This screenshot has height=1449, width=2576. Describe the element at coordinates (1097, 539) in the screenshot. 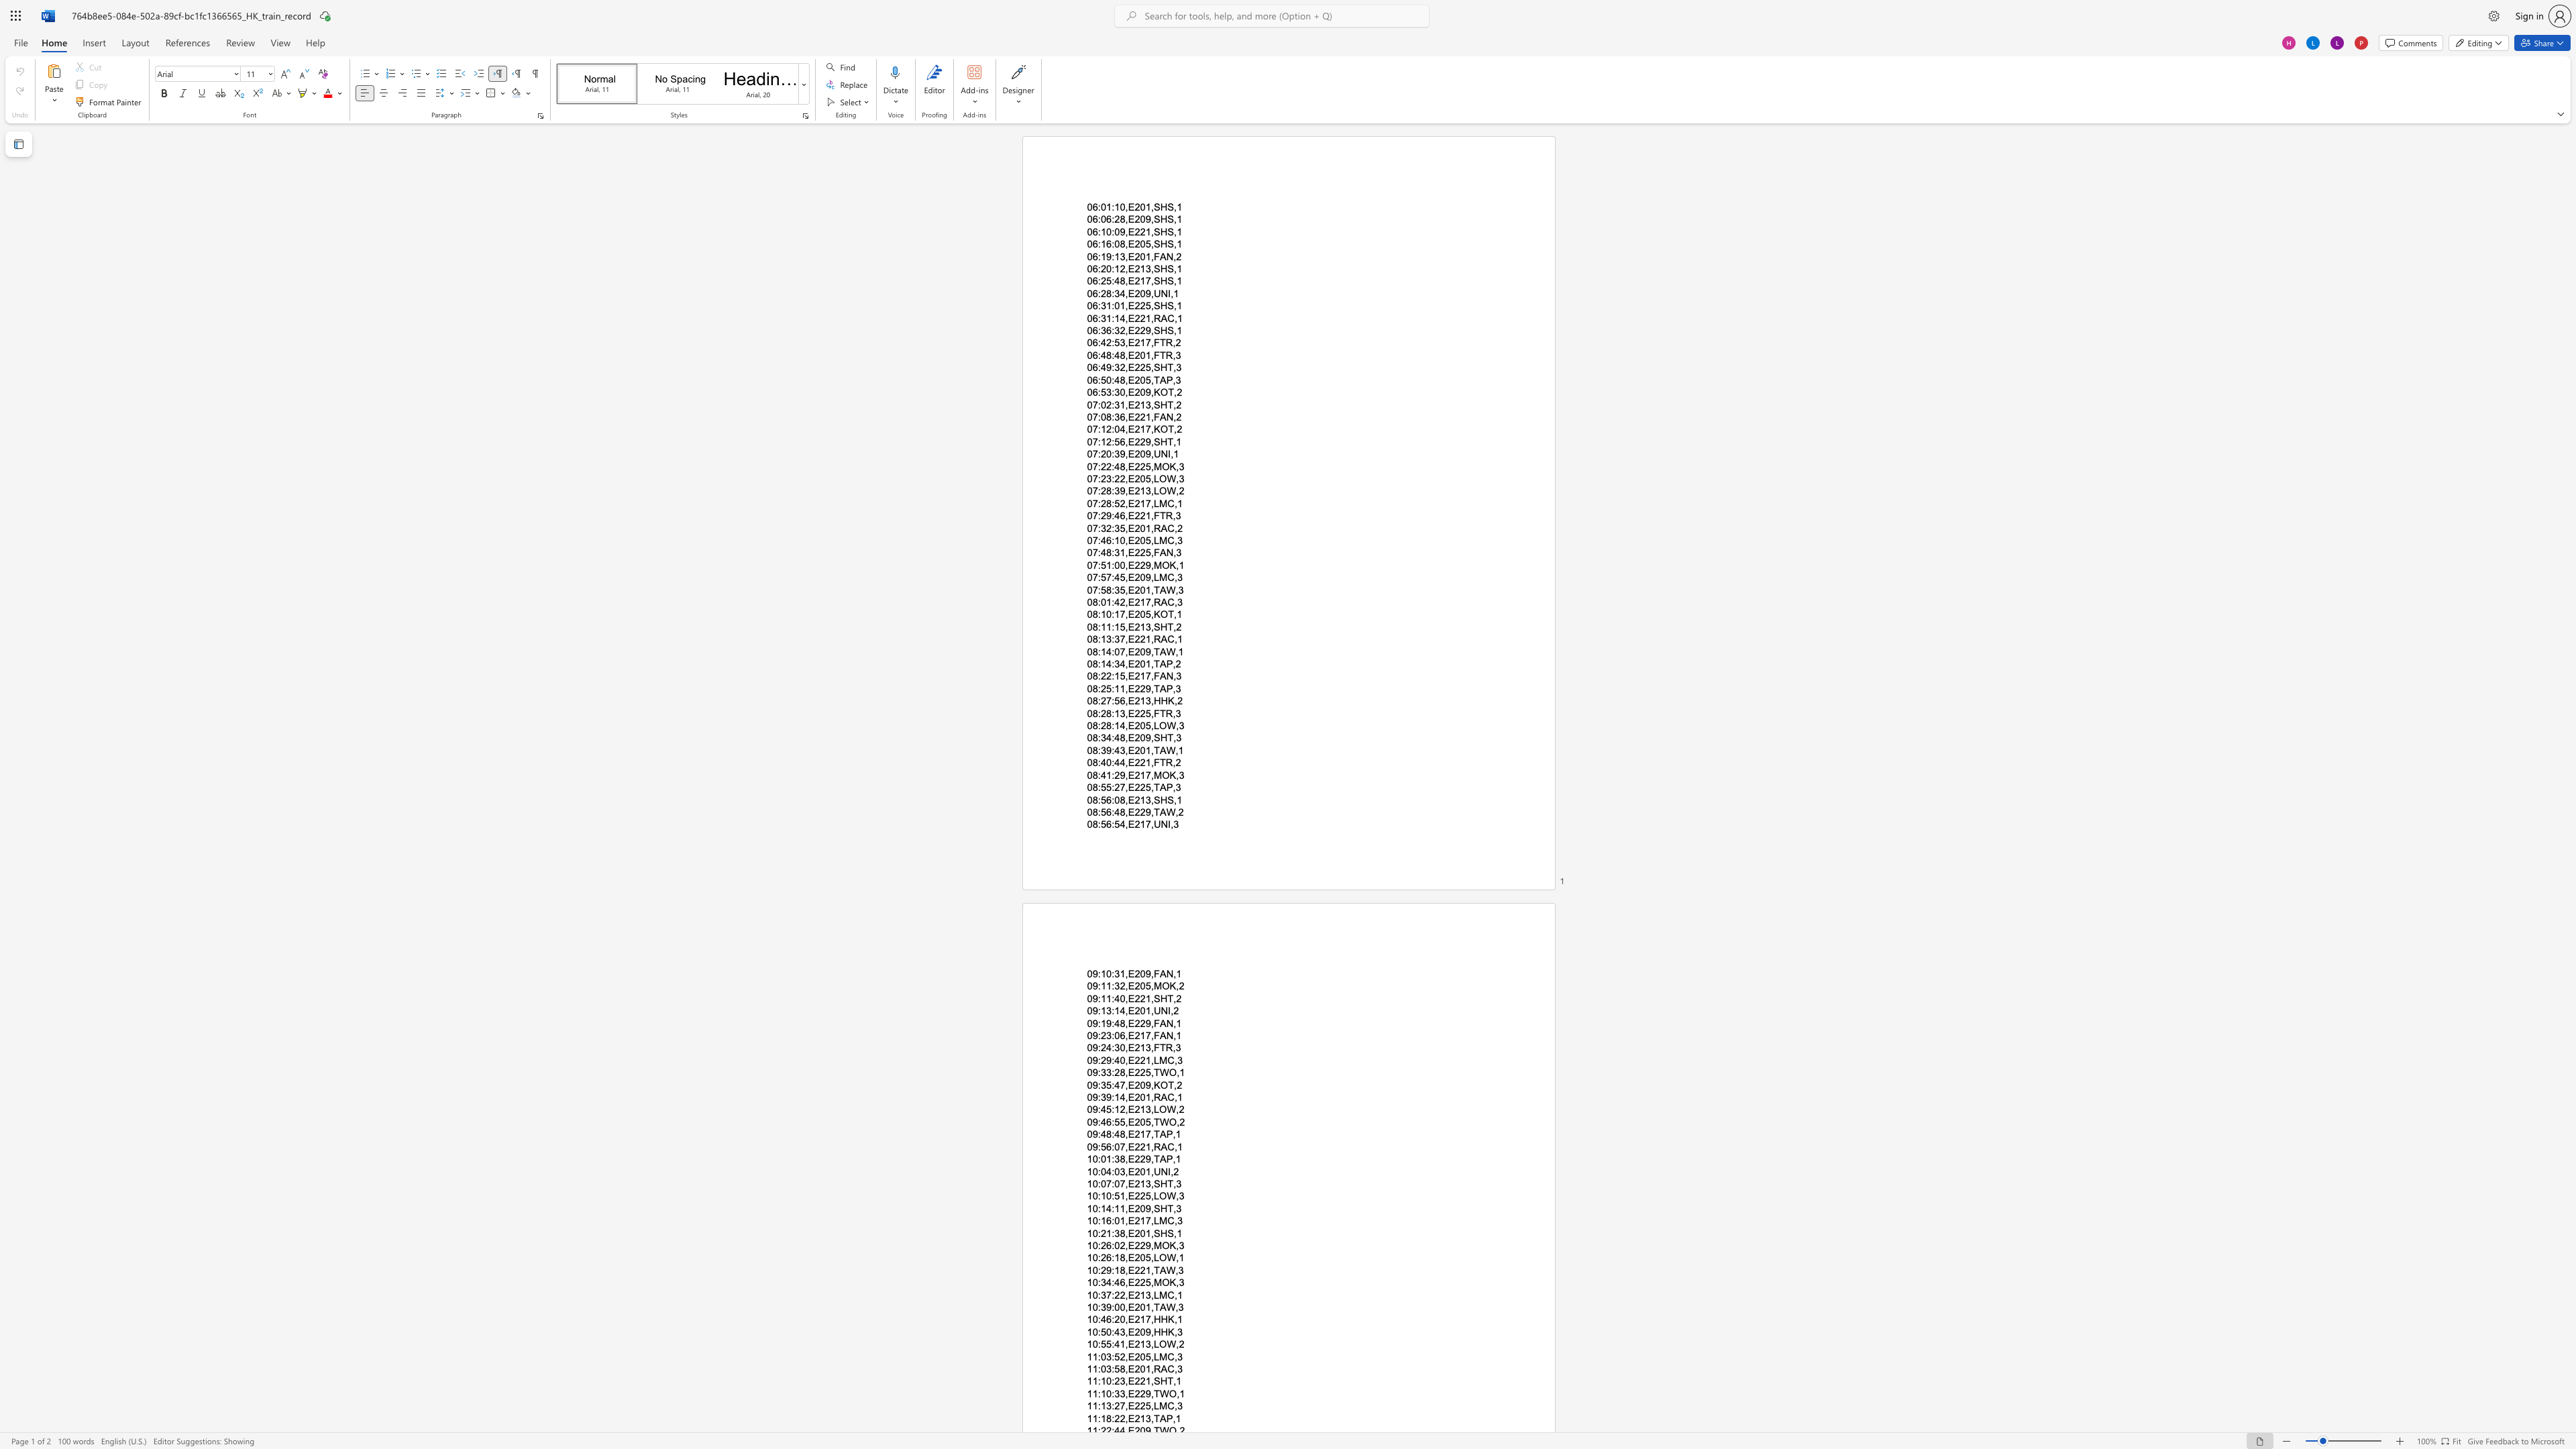

I see `the subset text ":46:10,E205,LMC" within the text "07:46:10,E205,LMC,3"` at that location.